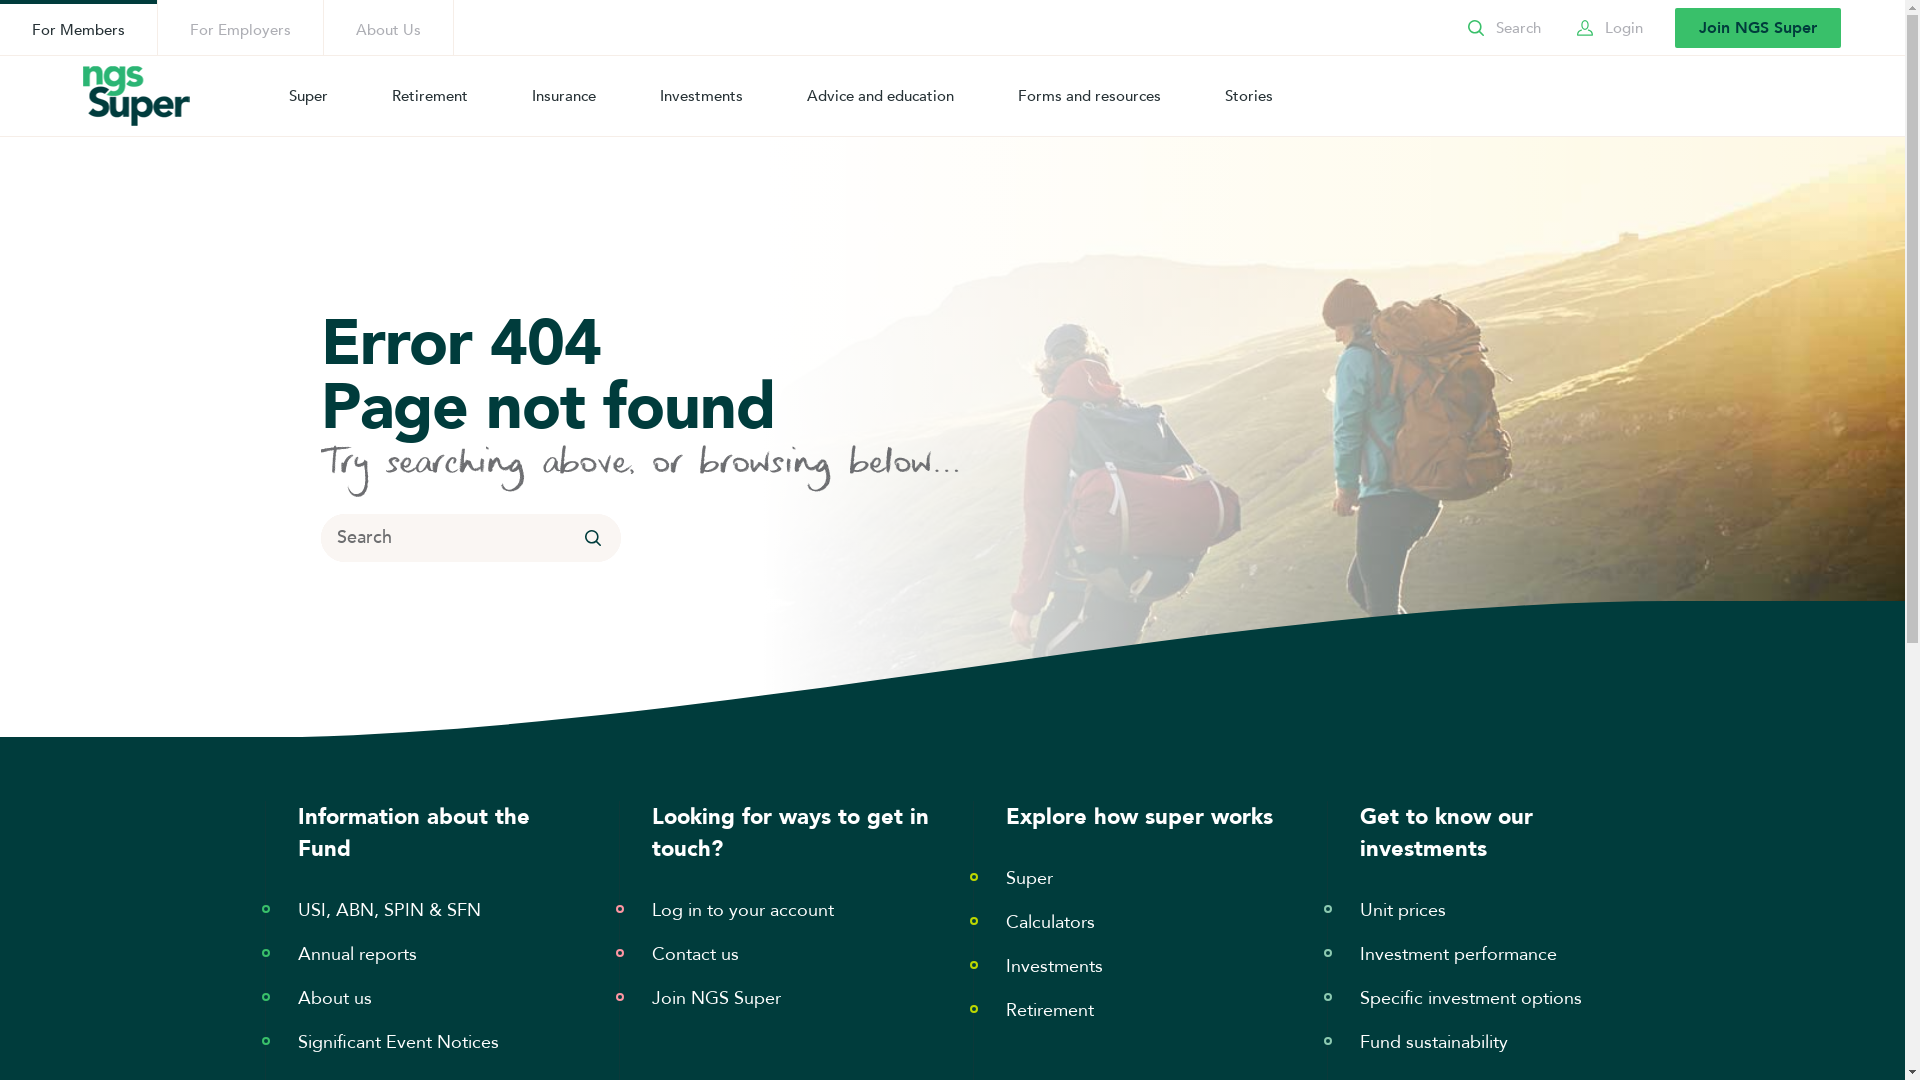  What do you see at coordinates (563, 96) in the screenshot?
I see `'Insurance'` at bounding box center [563, 96].